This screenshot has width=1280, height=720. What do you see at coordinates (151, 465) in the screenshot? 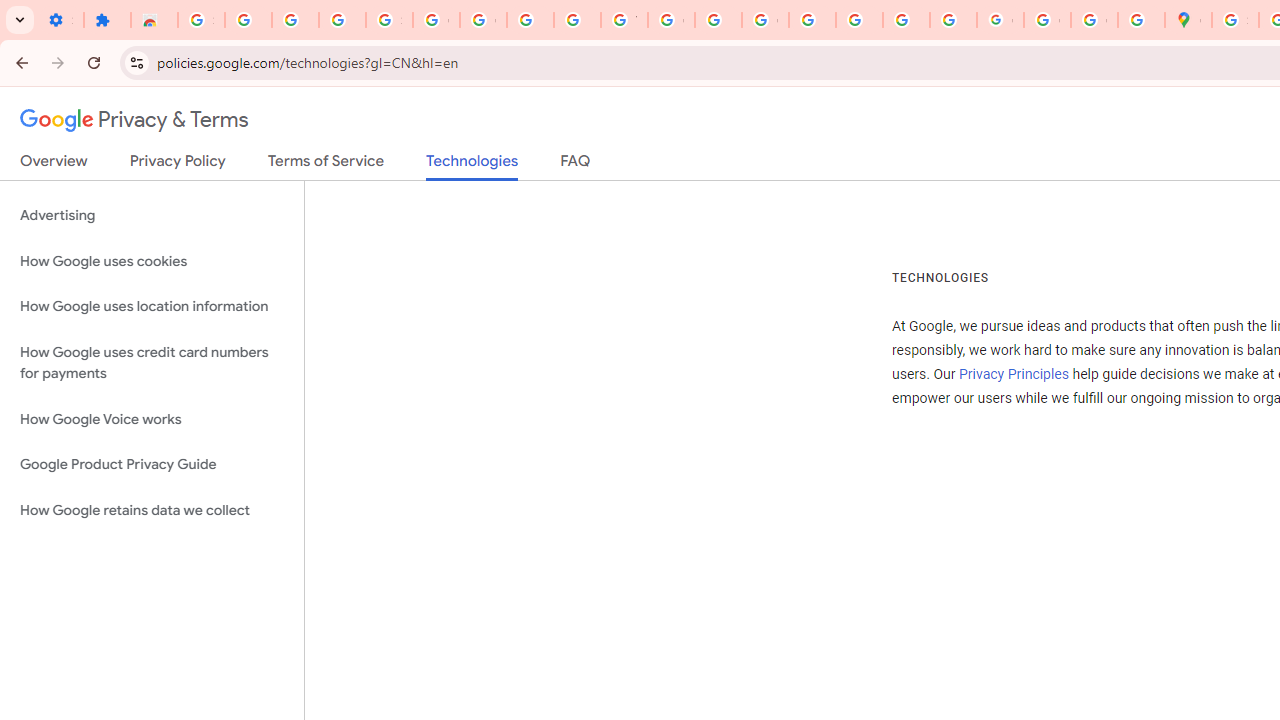
I see `'Google Product Privacy Guide'` at bounding box center [151, 465].